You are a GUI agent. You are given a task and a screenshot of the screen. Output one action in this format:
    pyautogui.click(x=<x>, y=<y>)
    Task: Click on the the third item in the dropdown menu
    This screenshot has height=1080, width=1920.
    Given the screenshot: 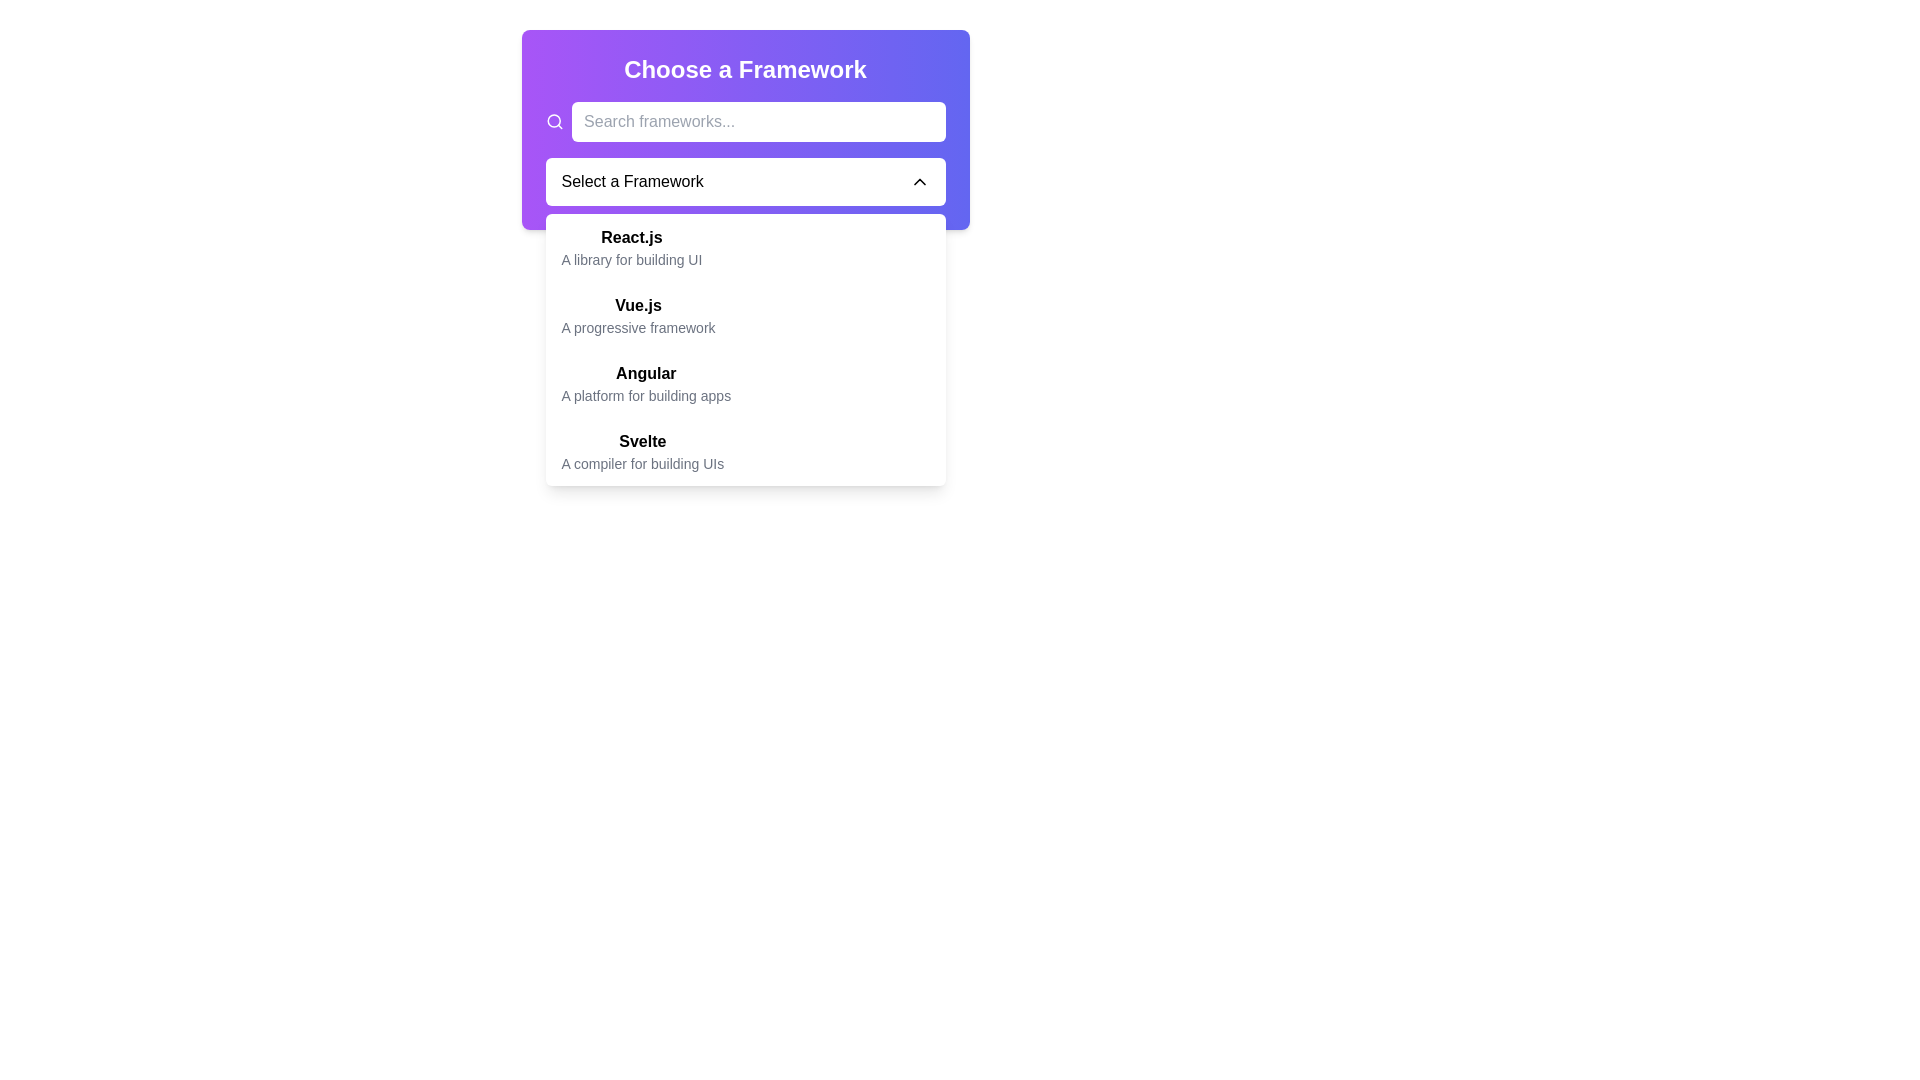 What is the action you would take?
    pyautogui.click(x=744, y=384)
    